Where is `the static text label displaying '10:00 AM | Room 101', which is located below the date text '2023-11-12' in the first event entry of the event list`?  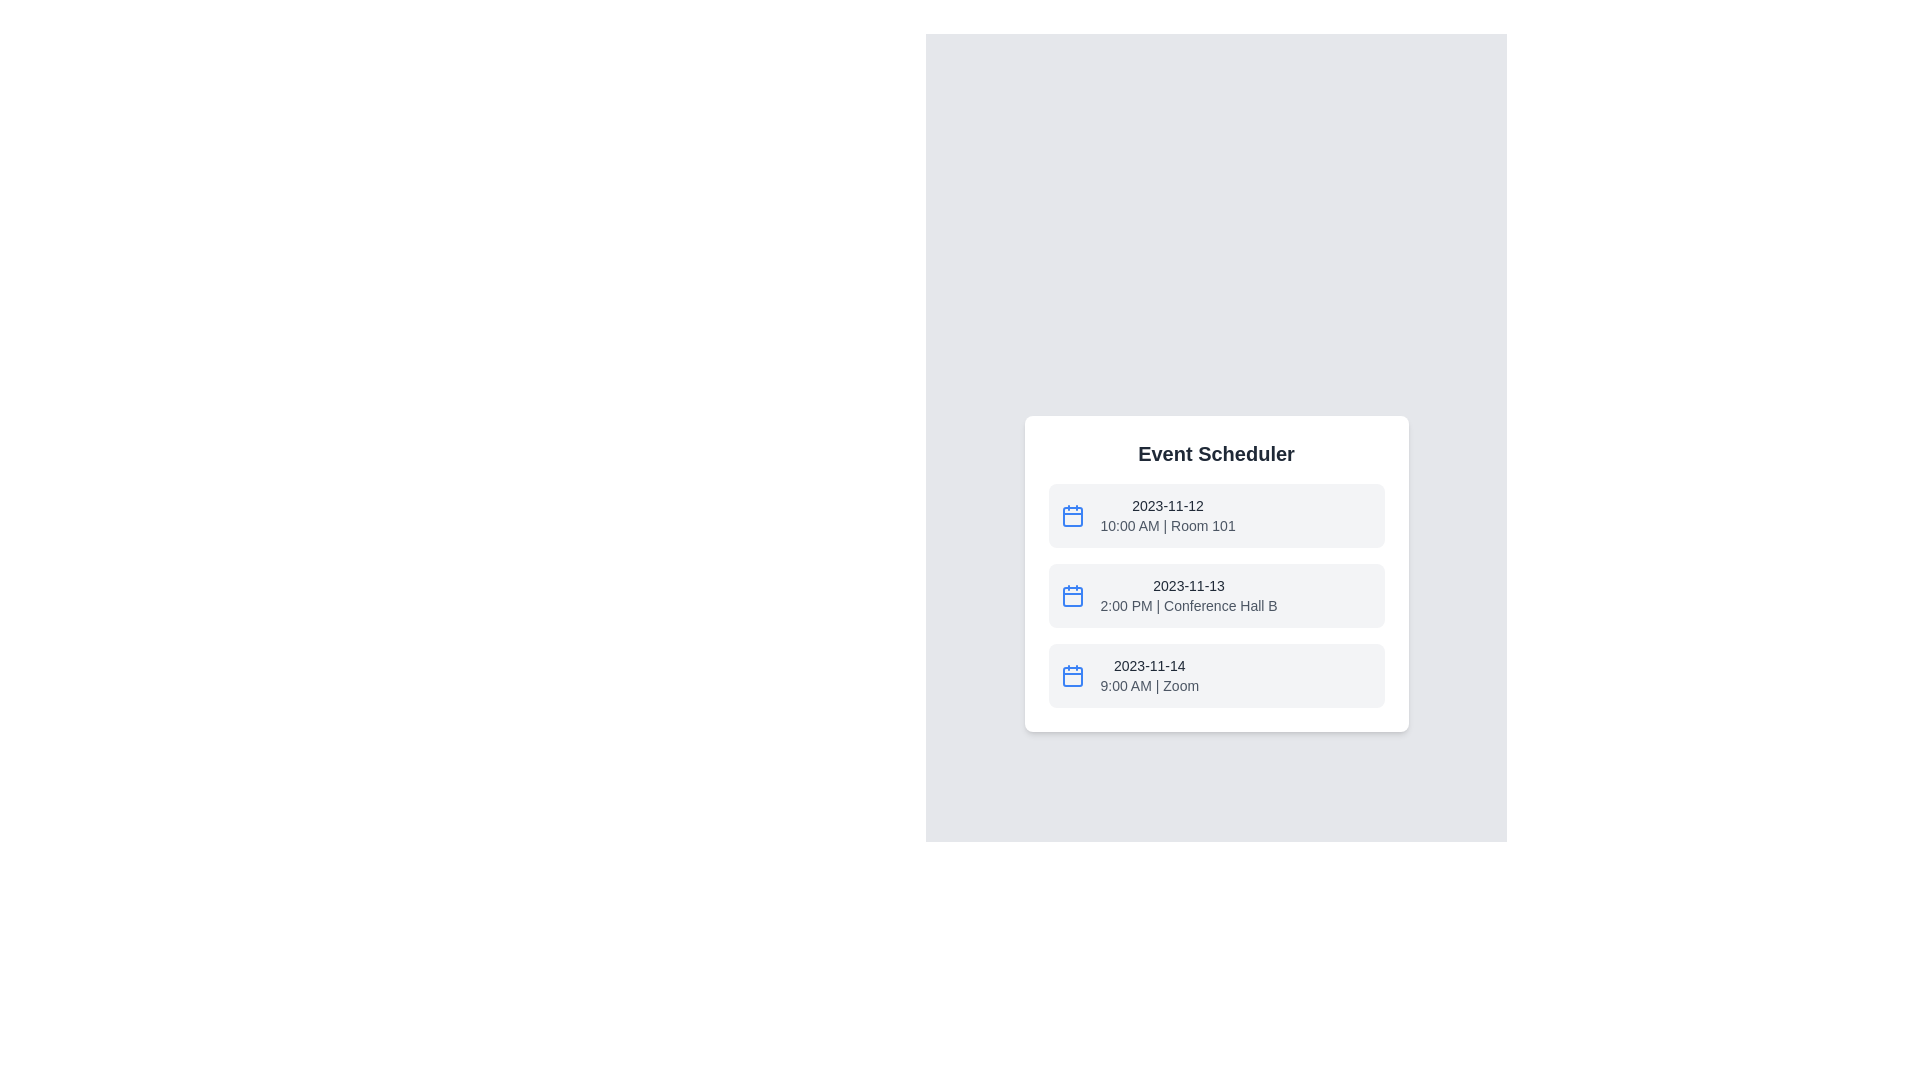
the static text label displaying '10:00 AM | Room 101', which is located below the date text '2023-11-12' in the first event entry of the event list is located at coordinates (1168, 524).